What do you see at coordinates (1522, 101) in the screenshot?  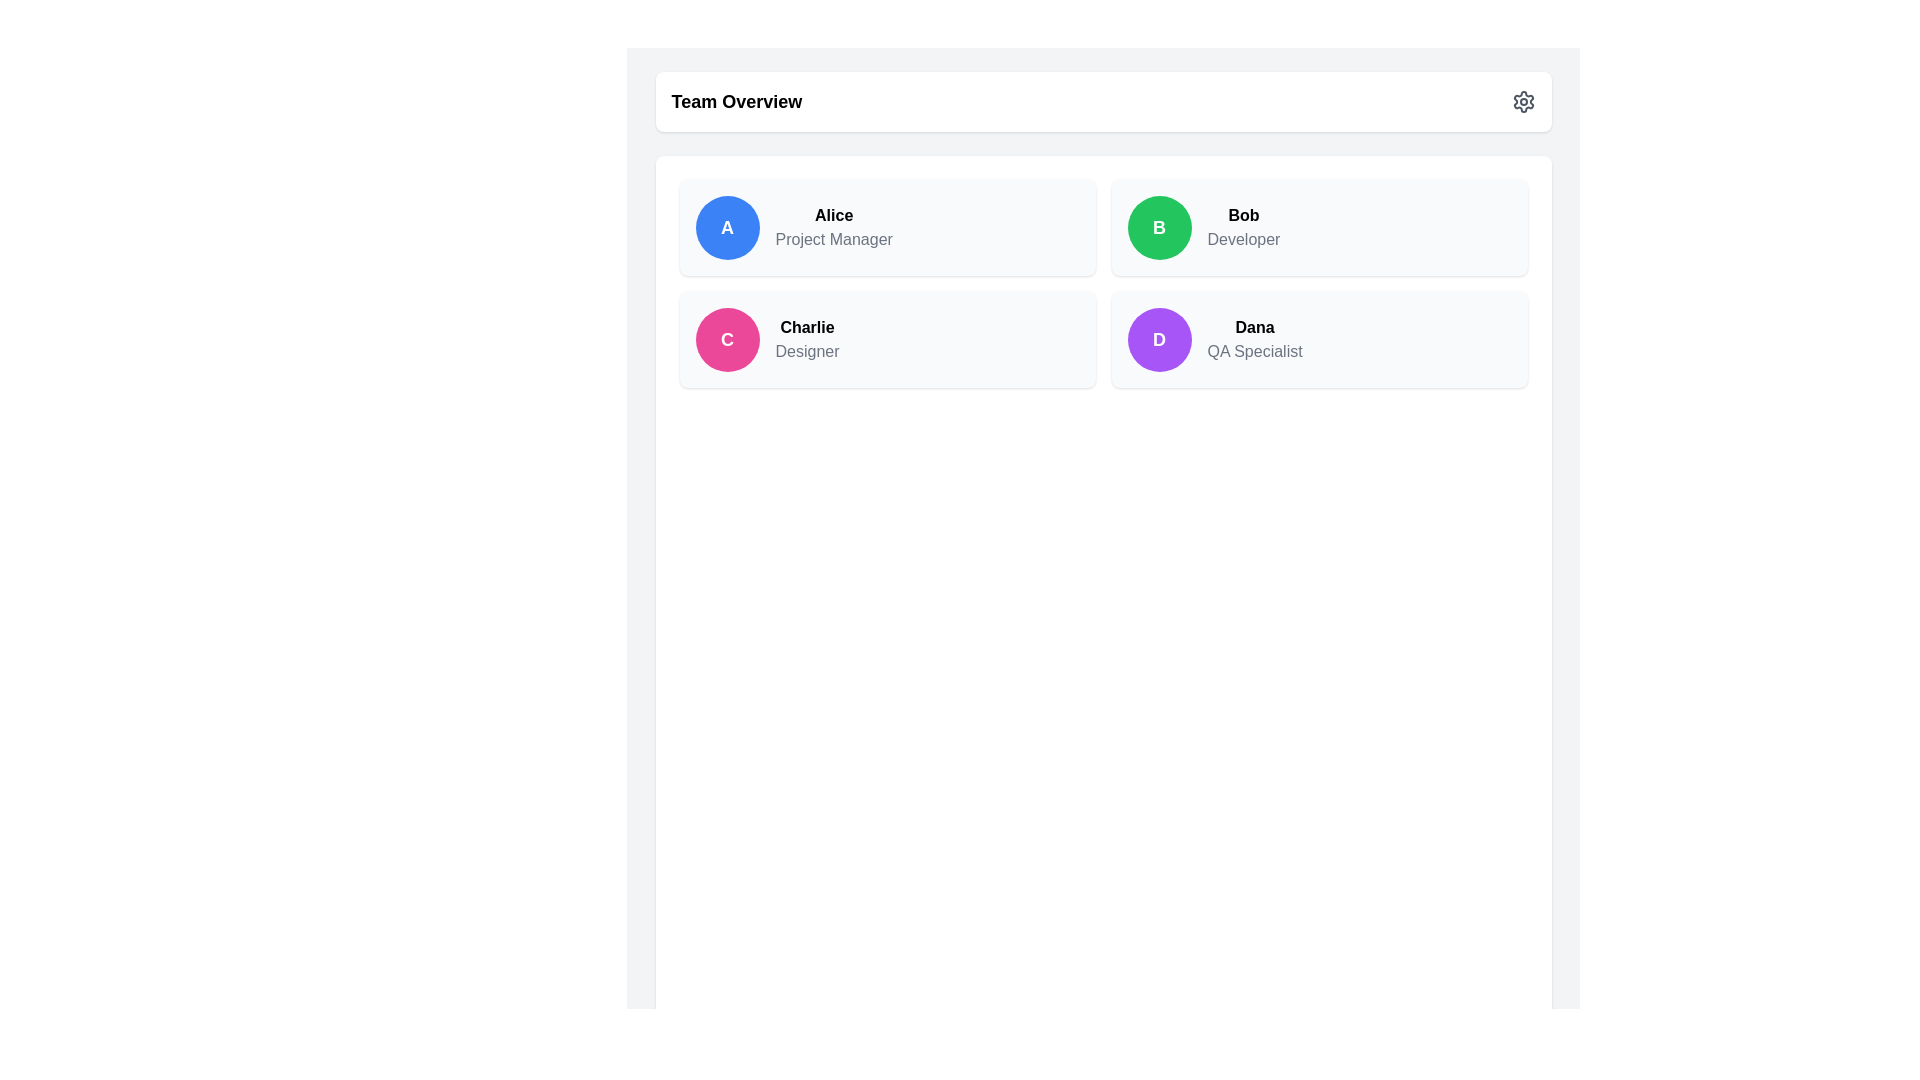 I see `the gear-shaped icon in the top-right corner of the main interface` at bounding box center [1522, 101].